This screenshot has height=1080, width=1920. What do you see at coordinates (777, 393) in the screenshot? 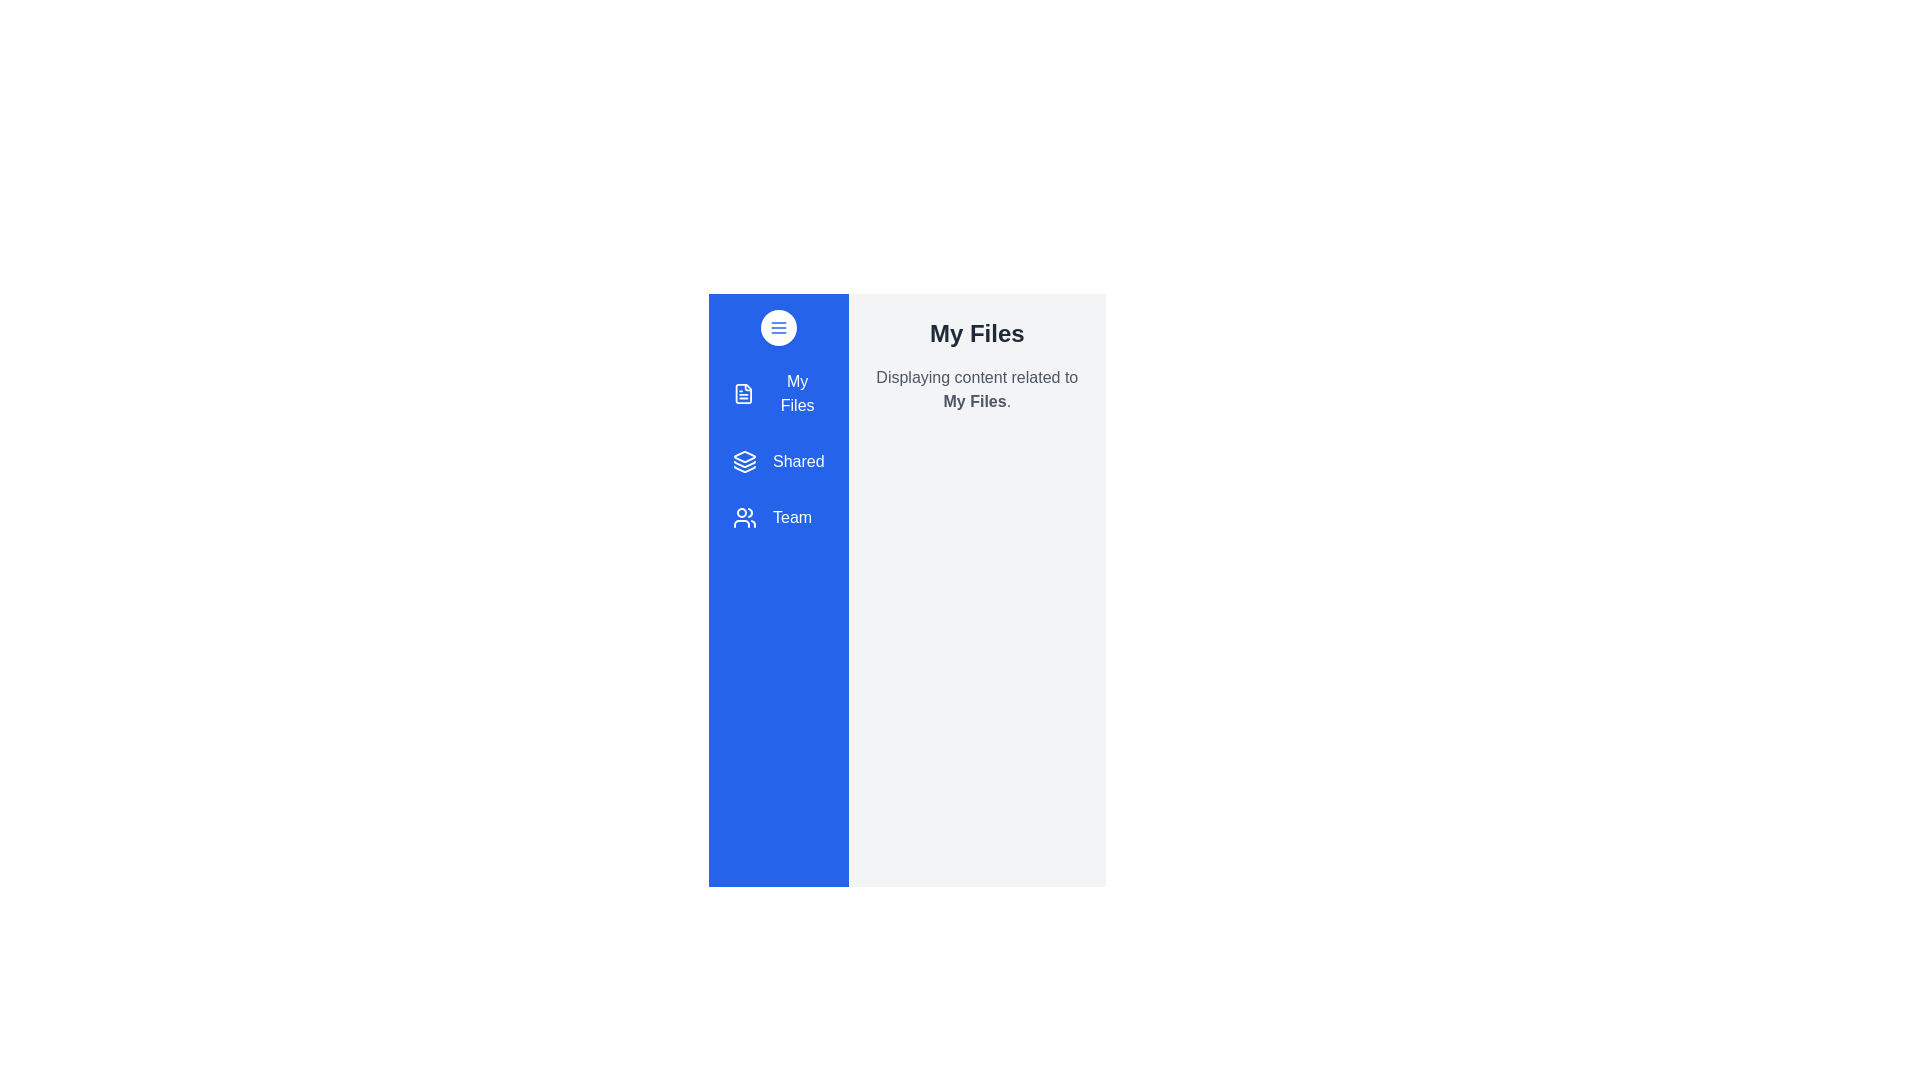
I see `the section My Files from the drawer menu` at bounding box center [777, 393].